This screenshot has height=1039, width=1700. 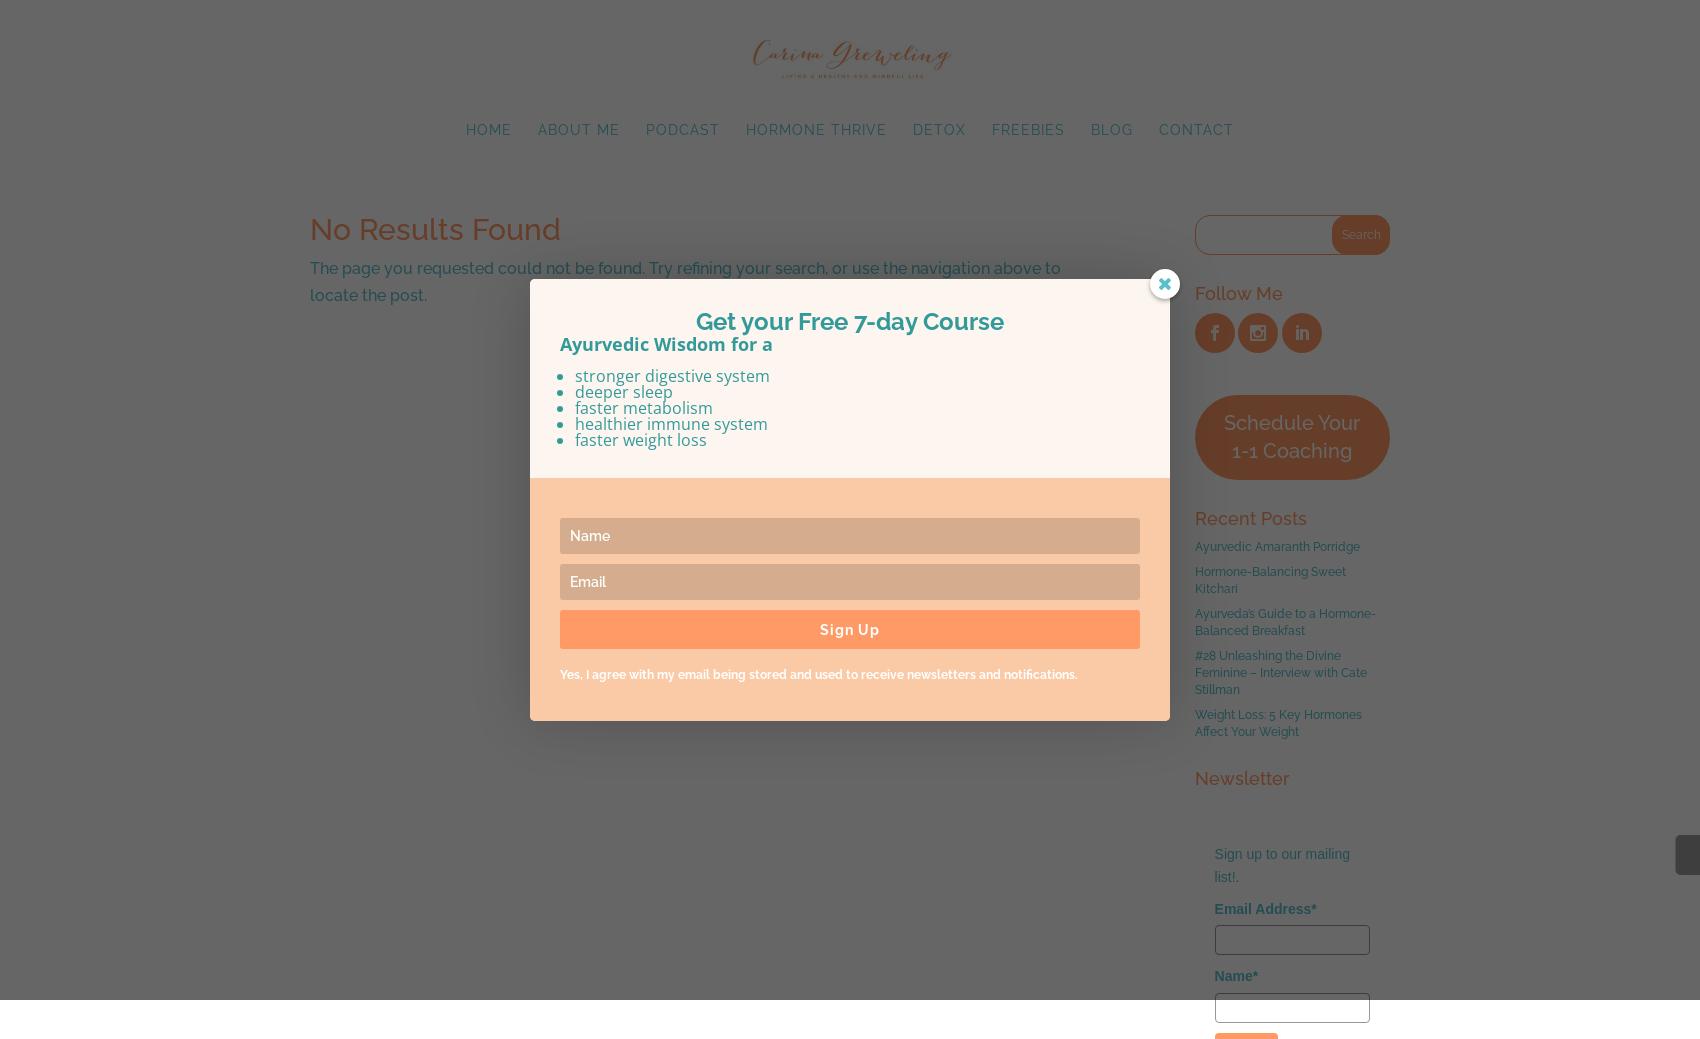 I want to click on 'Name*', so click(x=1235, y=976).